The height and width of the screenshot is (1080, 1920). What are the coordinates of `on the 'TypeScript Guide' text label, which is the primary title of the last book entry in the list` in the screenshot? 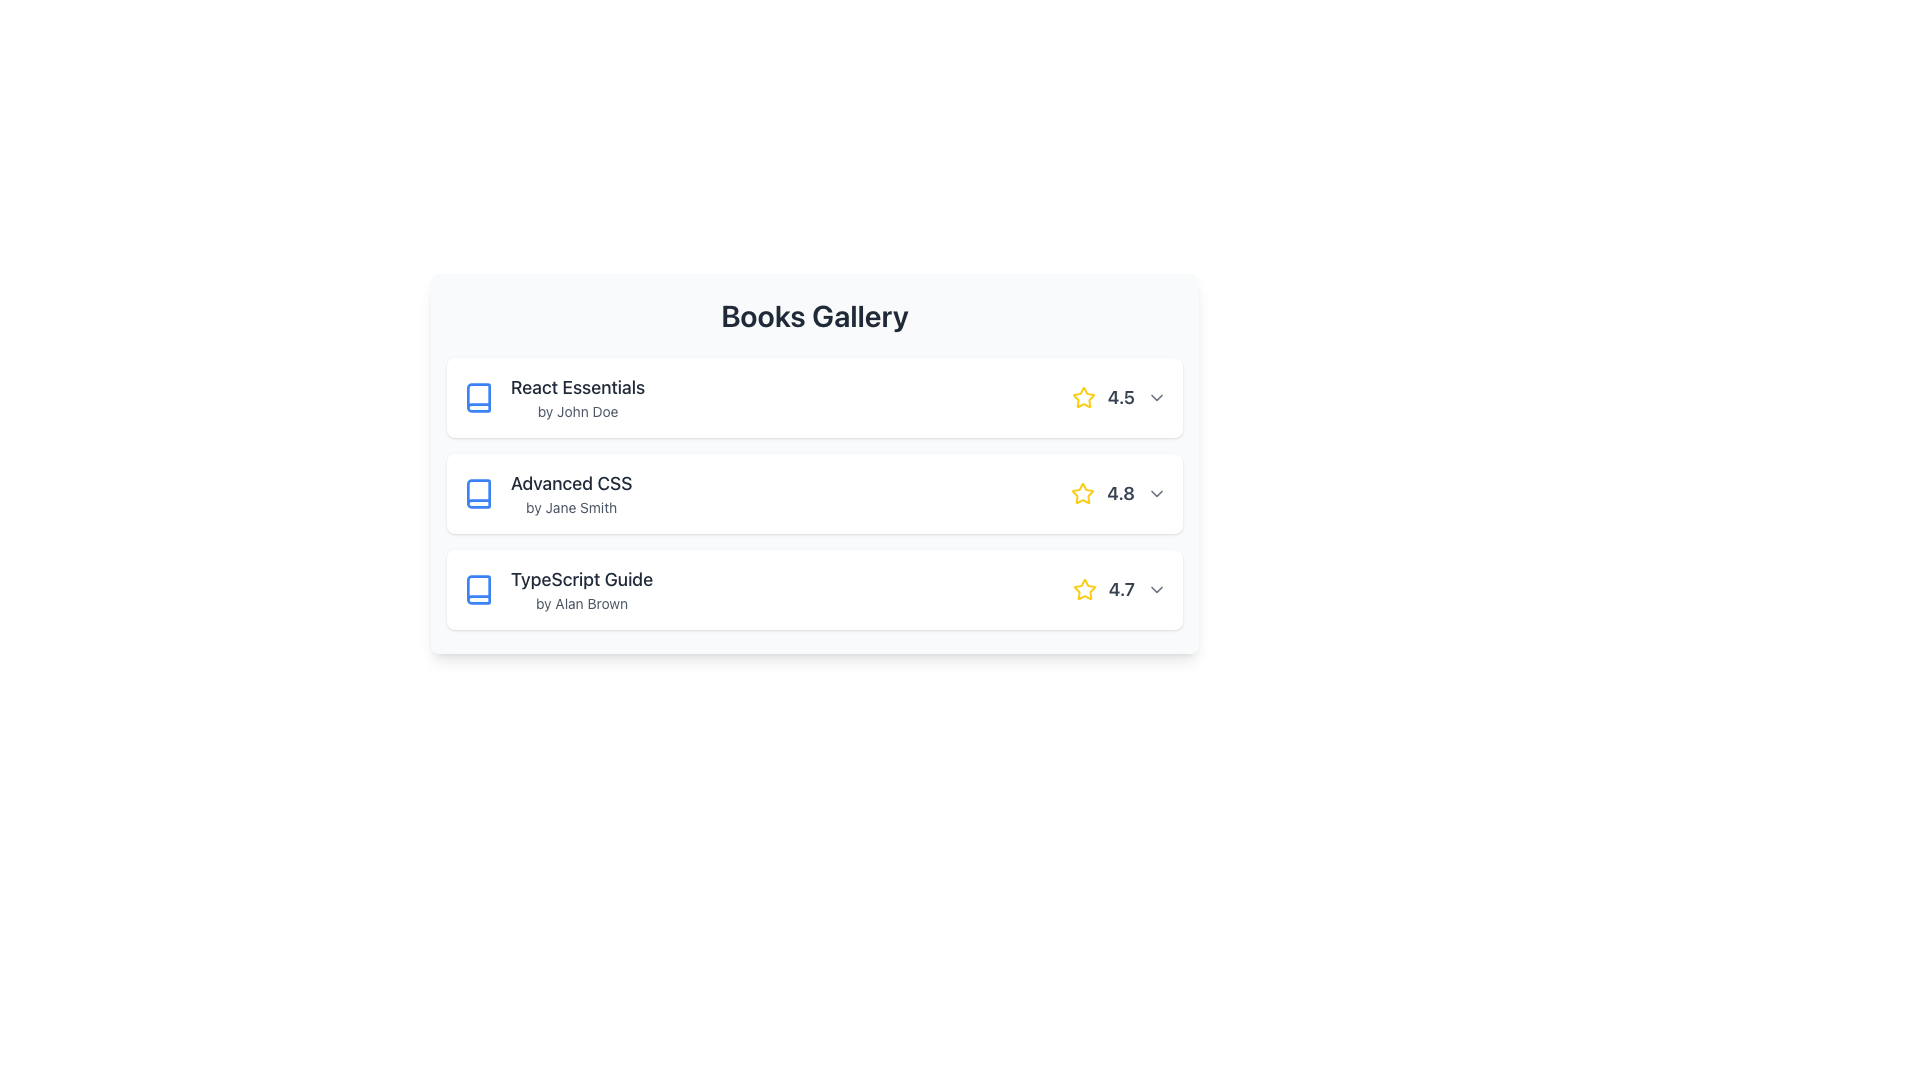 It's located at (581, 579).